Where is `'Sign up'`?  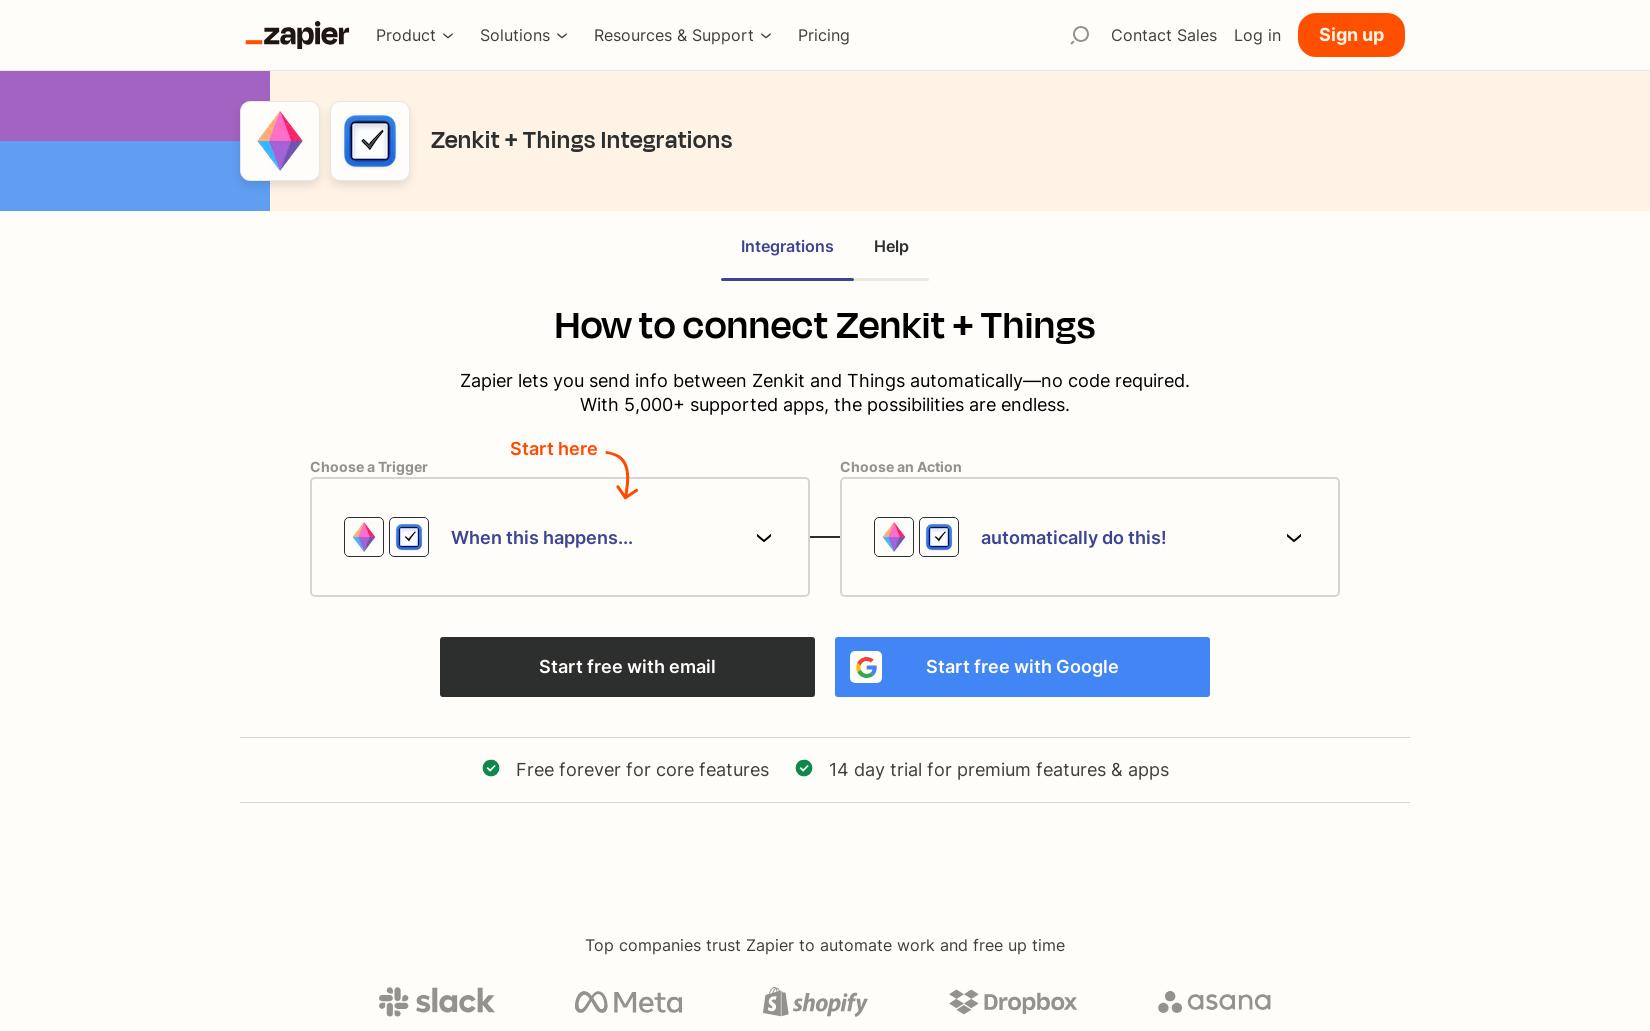 'Sign up' is located at coordinates (1350, 34).